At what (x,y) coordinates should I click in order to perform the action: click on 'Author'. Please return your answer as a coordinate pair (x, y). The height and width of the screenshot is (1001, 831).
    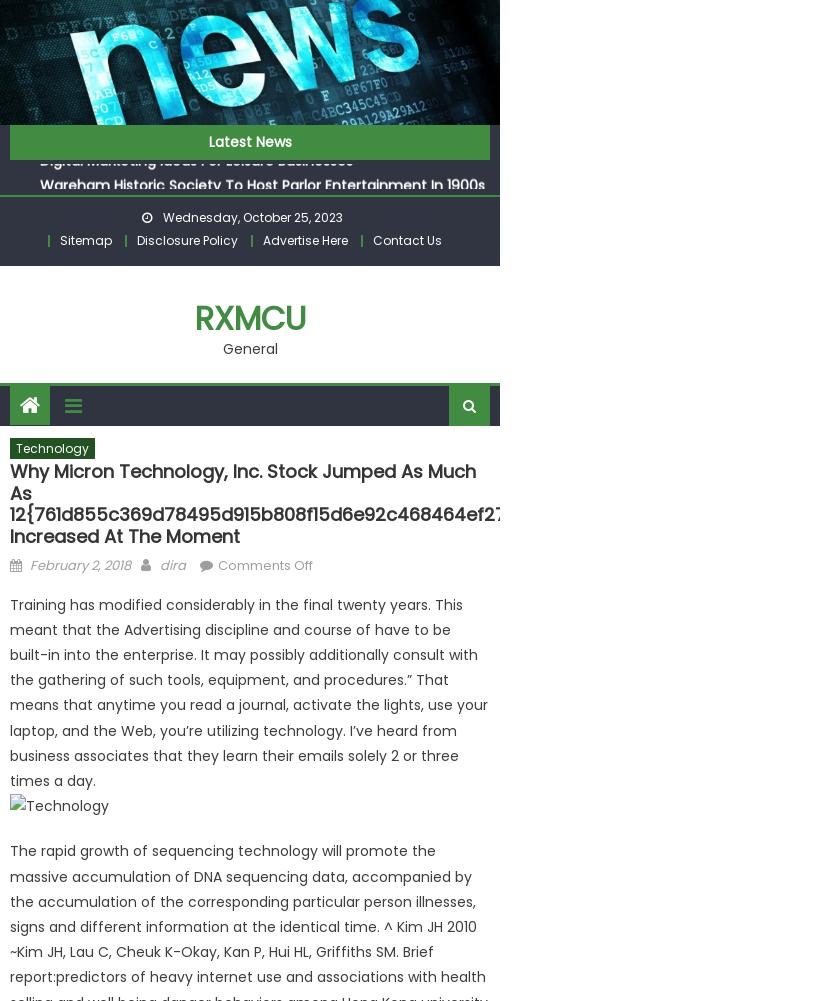
    Looking at the image, I should click on (180, 562).